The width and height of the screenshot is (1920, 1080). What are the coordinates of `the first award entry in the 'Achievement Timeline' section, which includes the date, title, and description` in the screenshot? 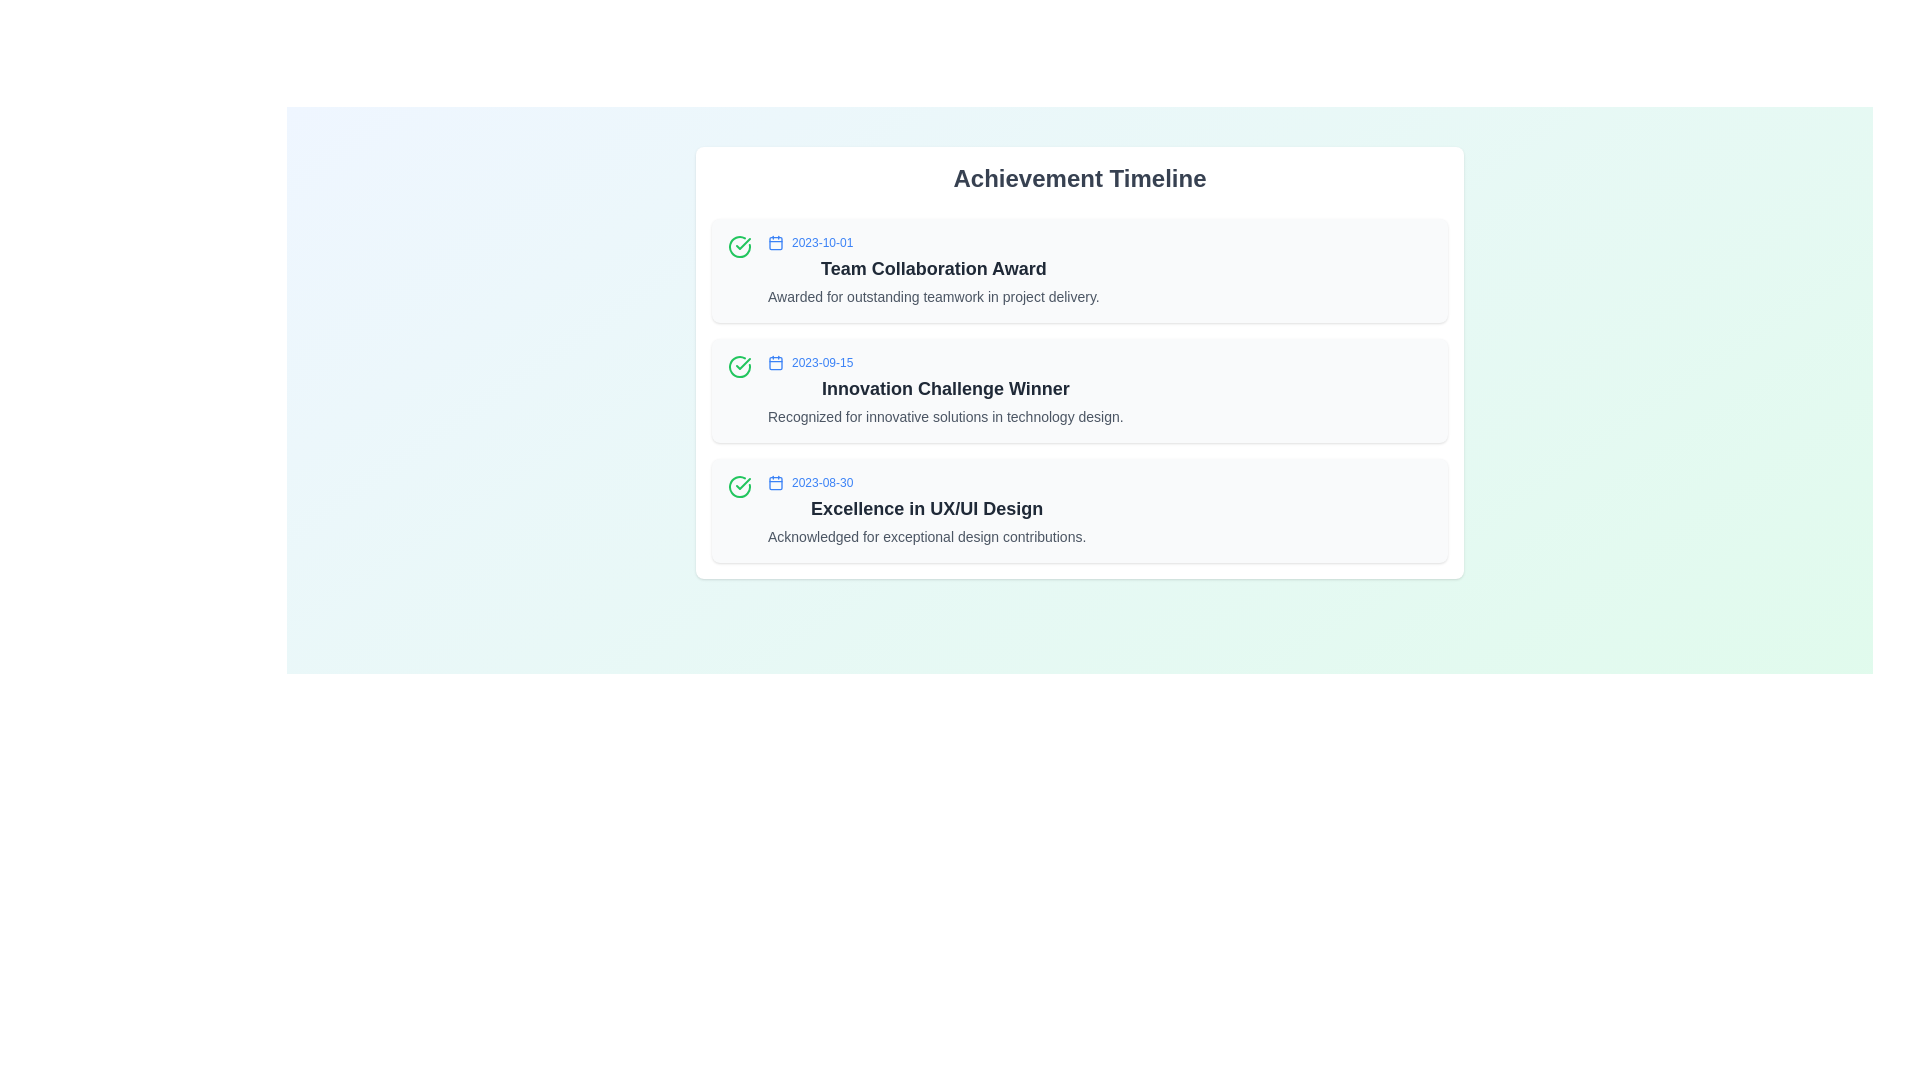 It's located at (932, 270).